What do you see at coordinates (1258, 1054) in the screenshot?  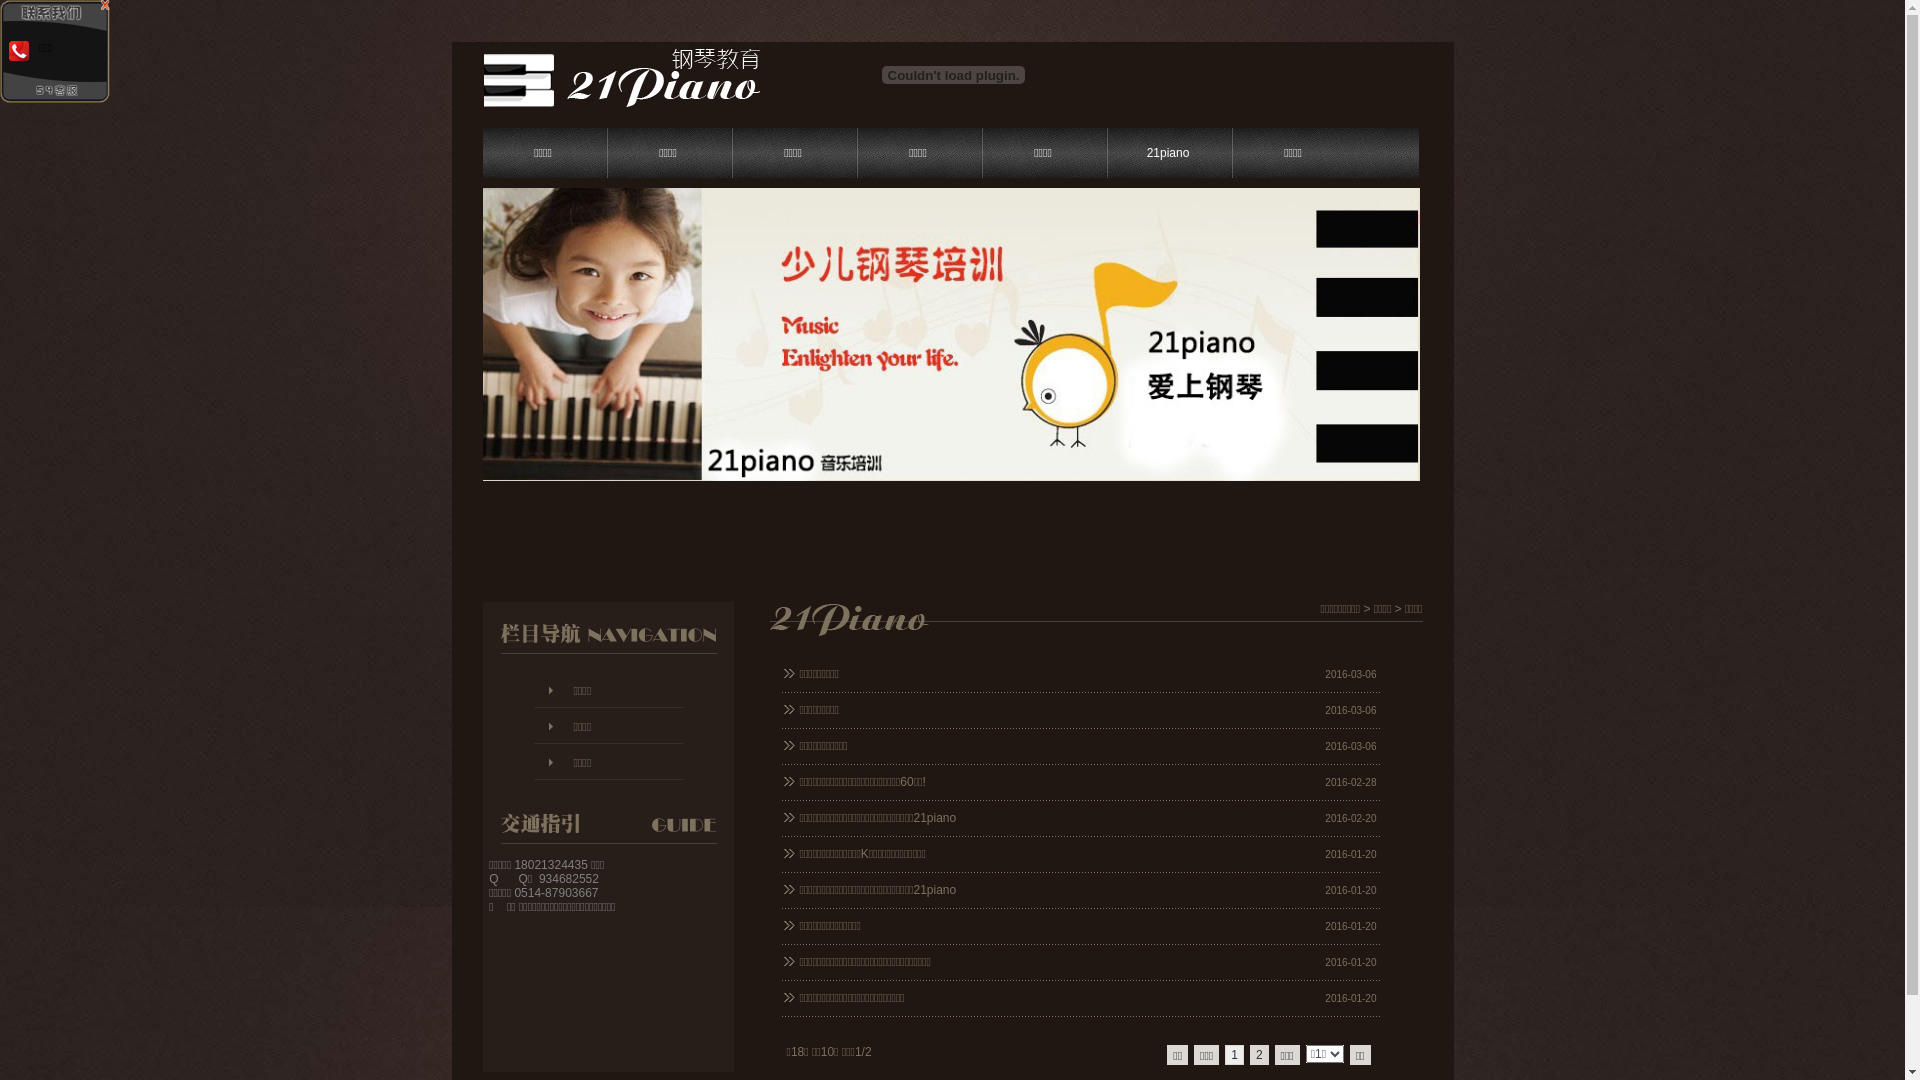 I see `'2'` at bounding box center [1258, 1054].